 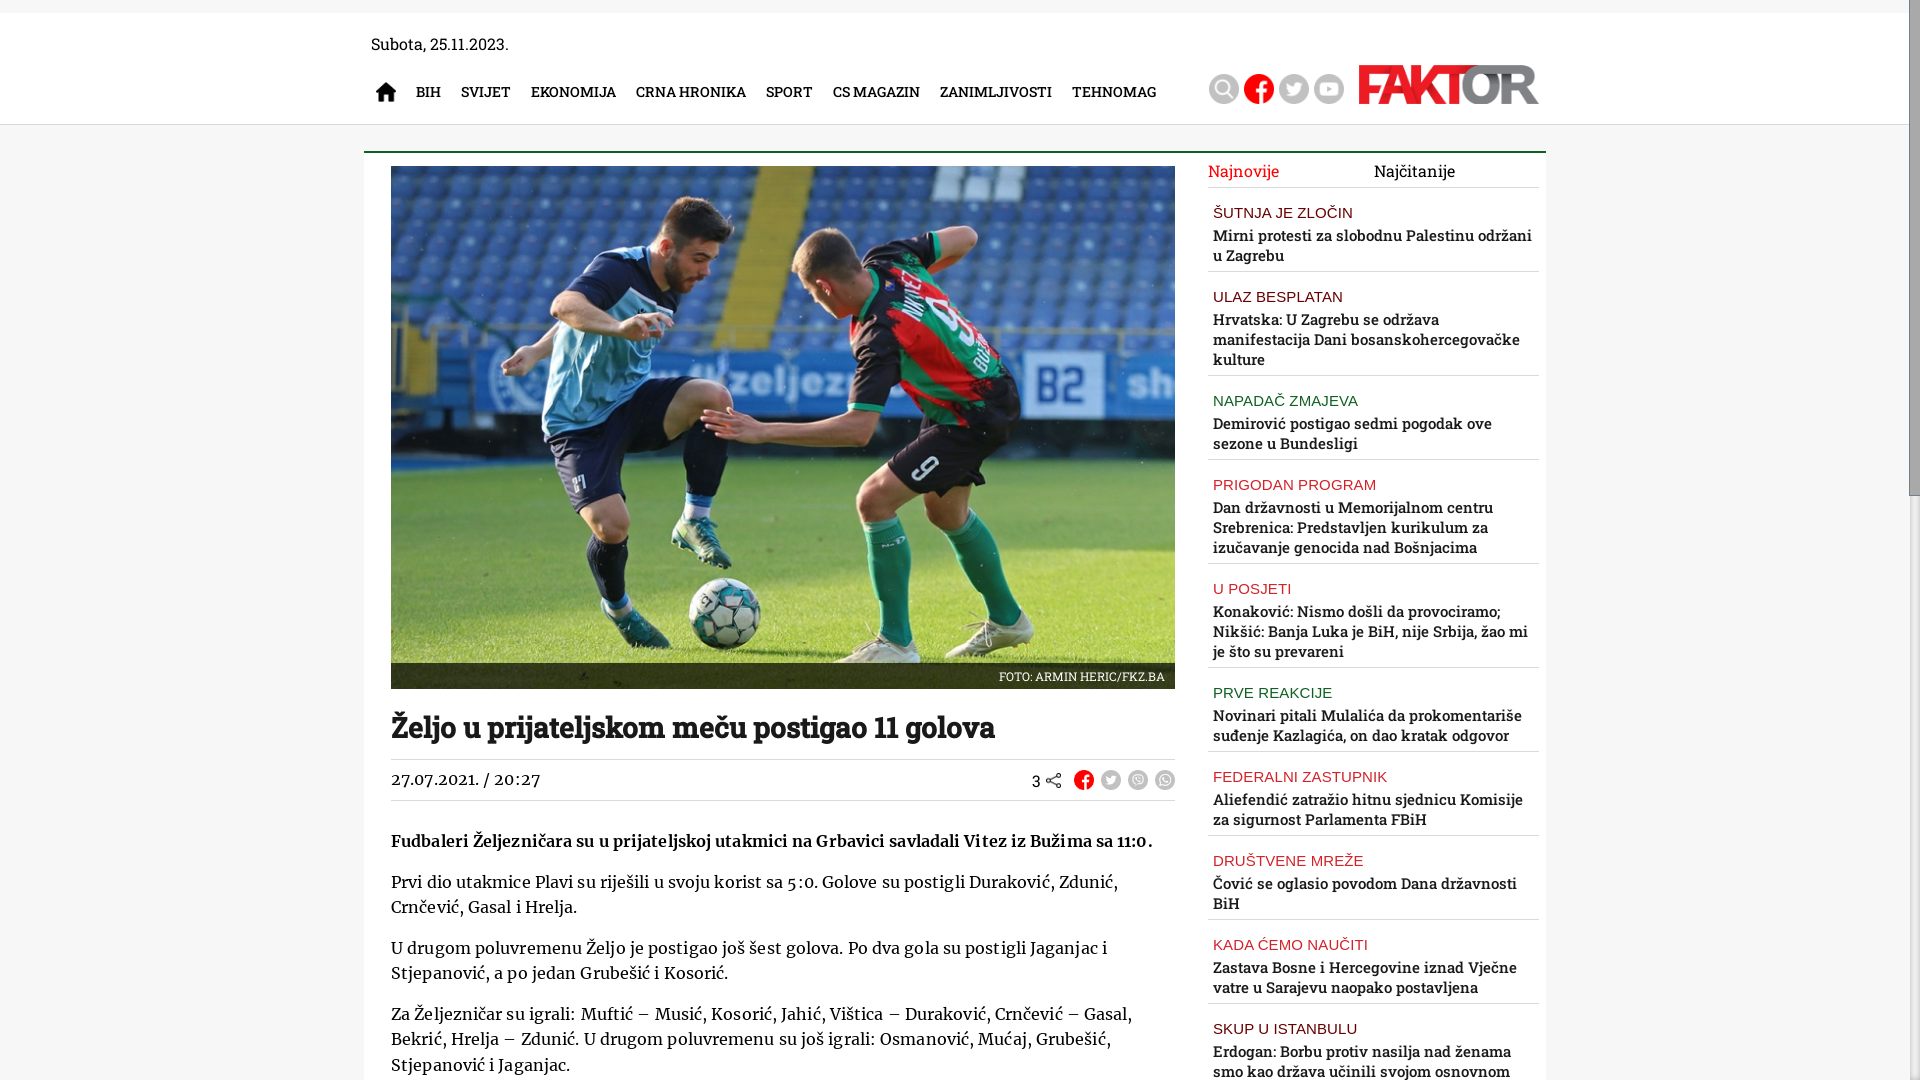 What do you see at coordinates (696, 91) in the screenshot?
I see `'CRNA HRONIKA'` at bounding box center [696, 91].